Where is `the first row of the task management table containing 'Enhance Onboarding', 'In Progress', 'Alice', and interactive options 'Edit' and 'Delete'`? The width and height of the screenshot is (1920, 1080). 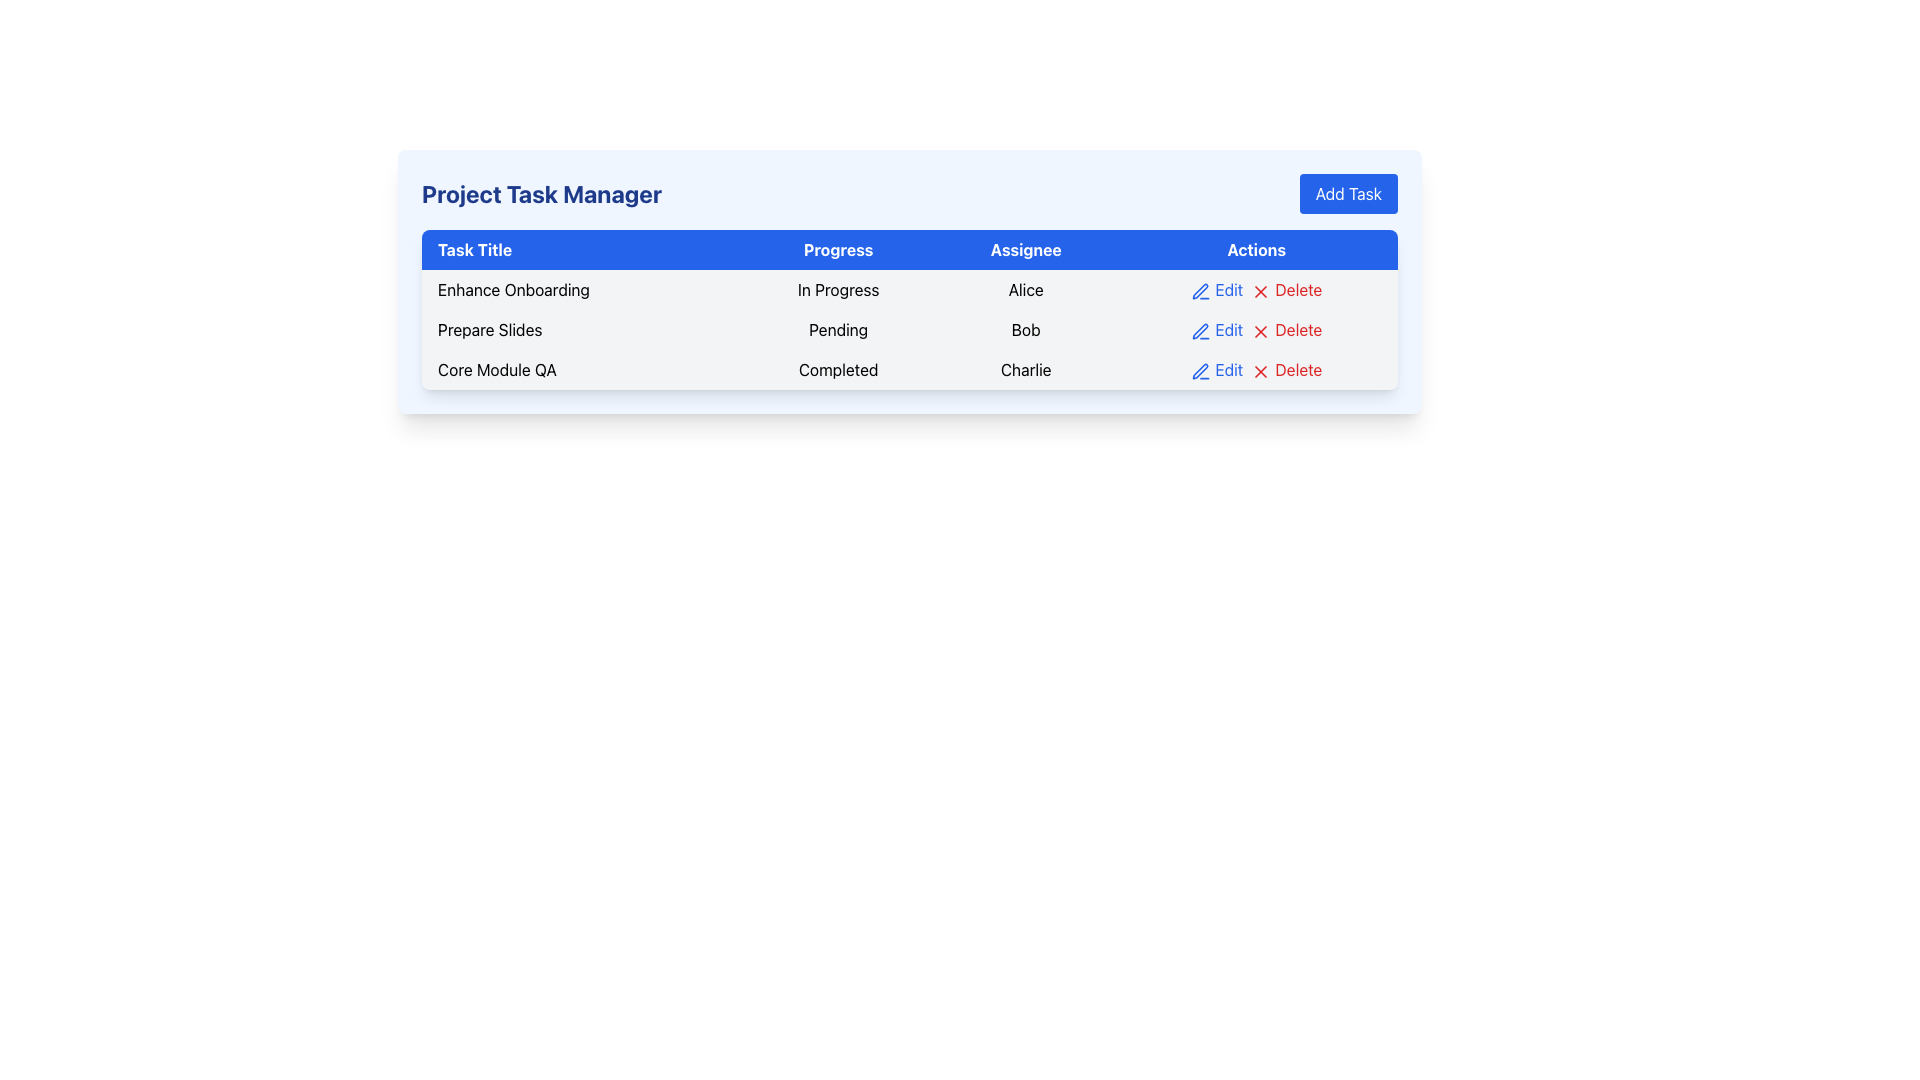
the first row of the task management table containing 'Enhance Onboarding', 'In Progress', 'Alice', and interactive options 'Edit' and 'Delete' is located at coordinates (909, 289).